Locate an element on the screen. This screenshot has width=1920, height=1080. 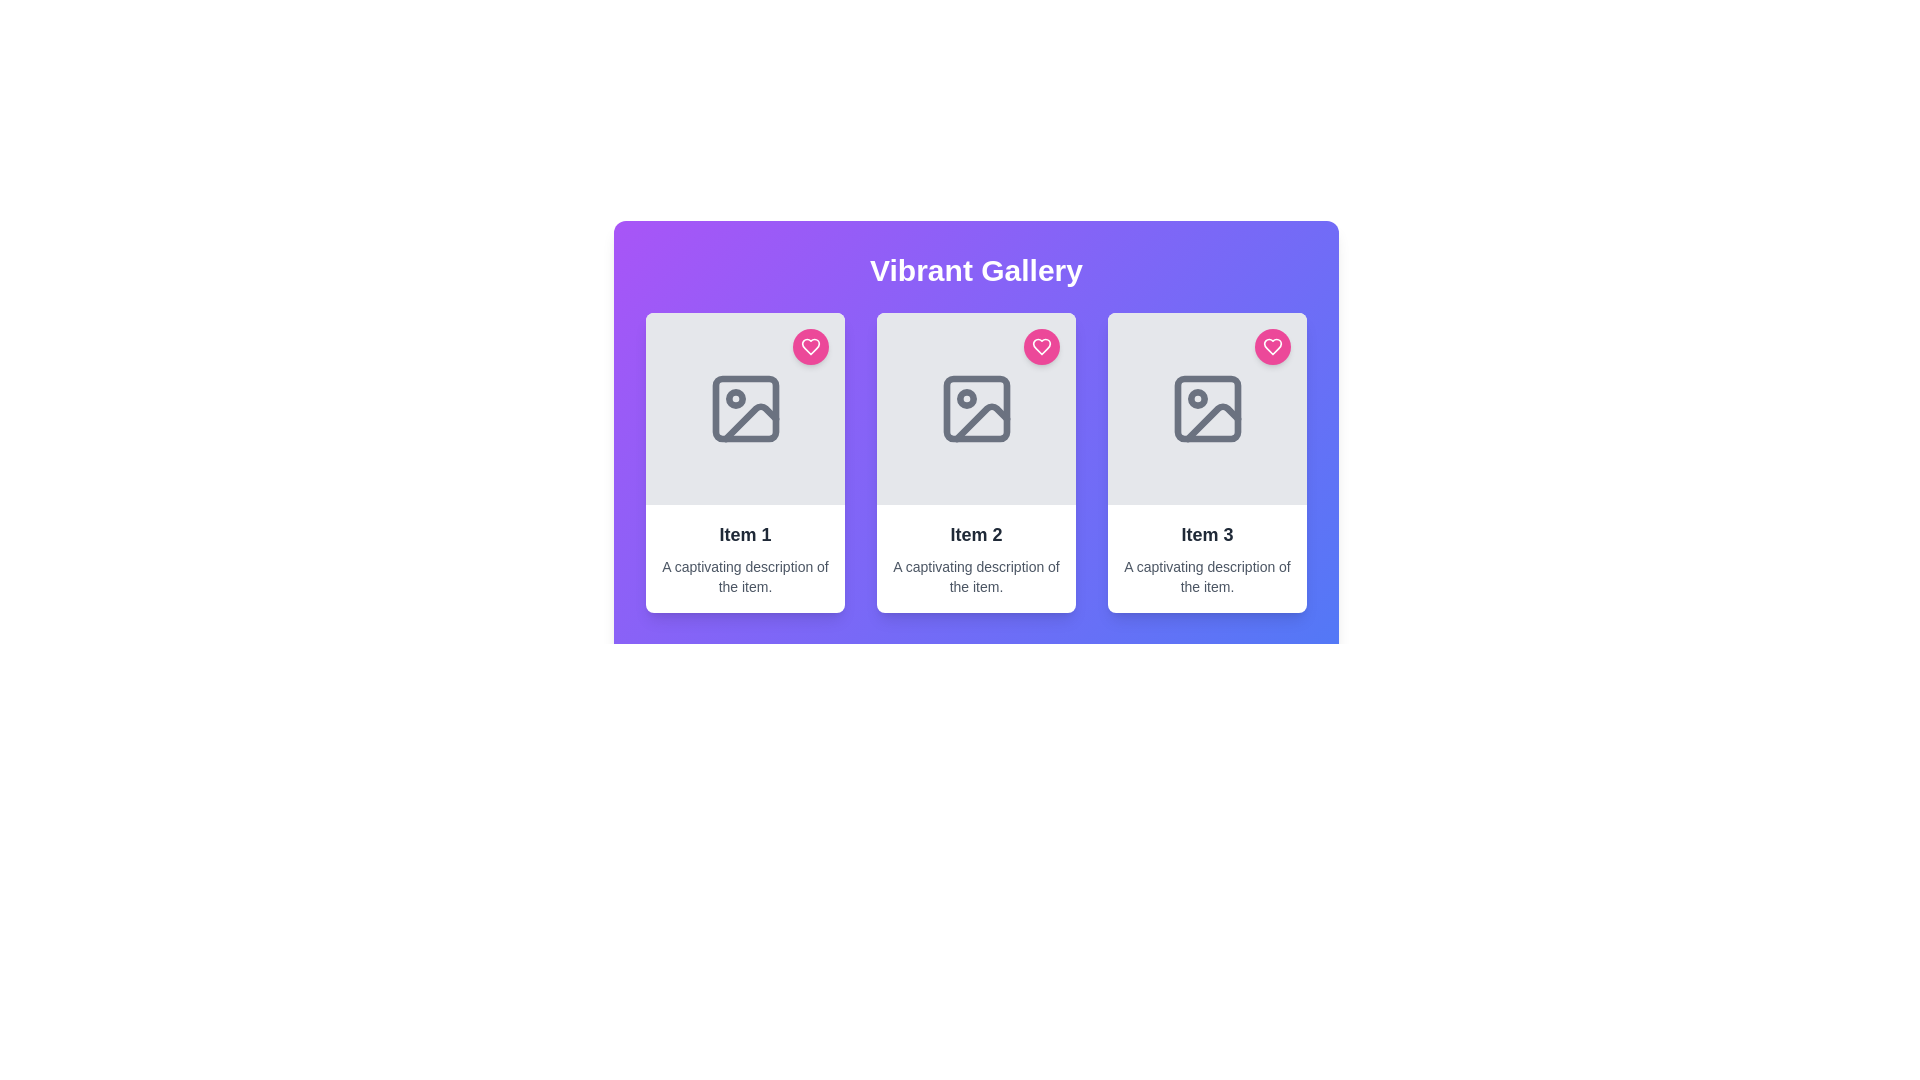
the text block element containing the heading 'Item 1' and the description is located at coordinates (744, 559).